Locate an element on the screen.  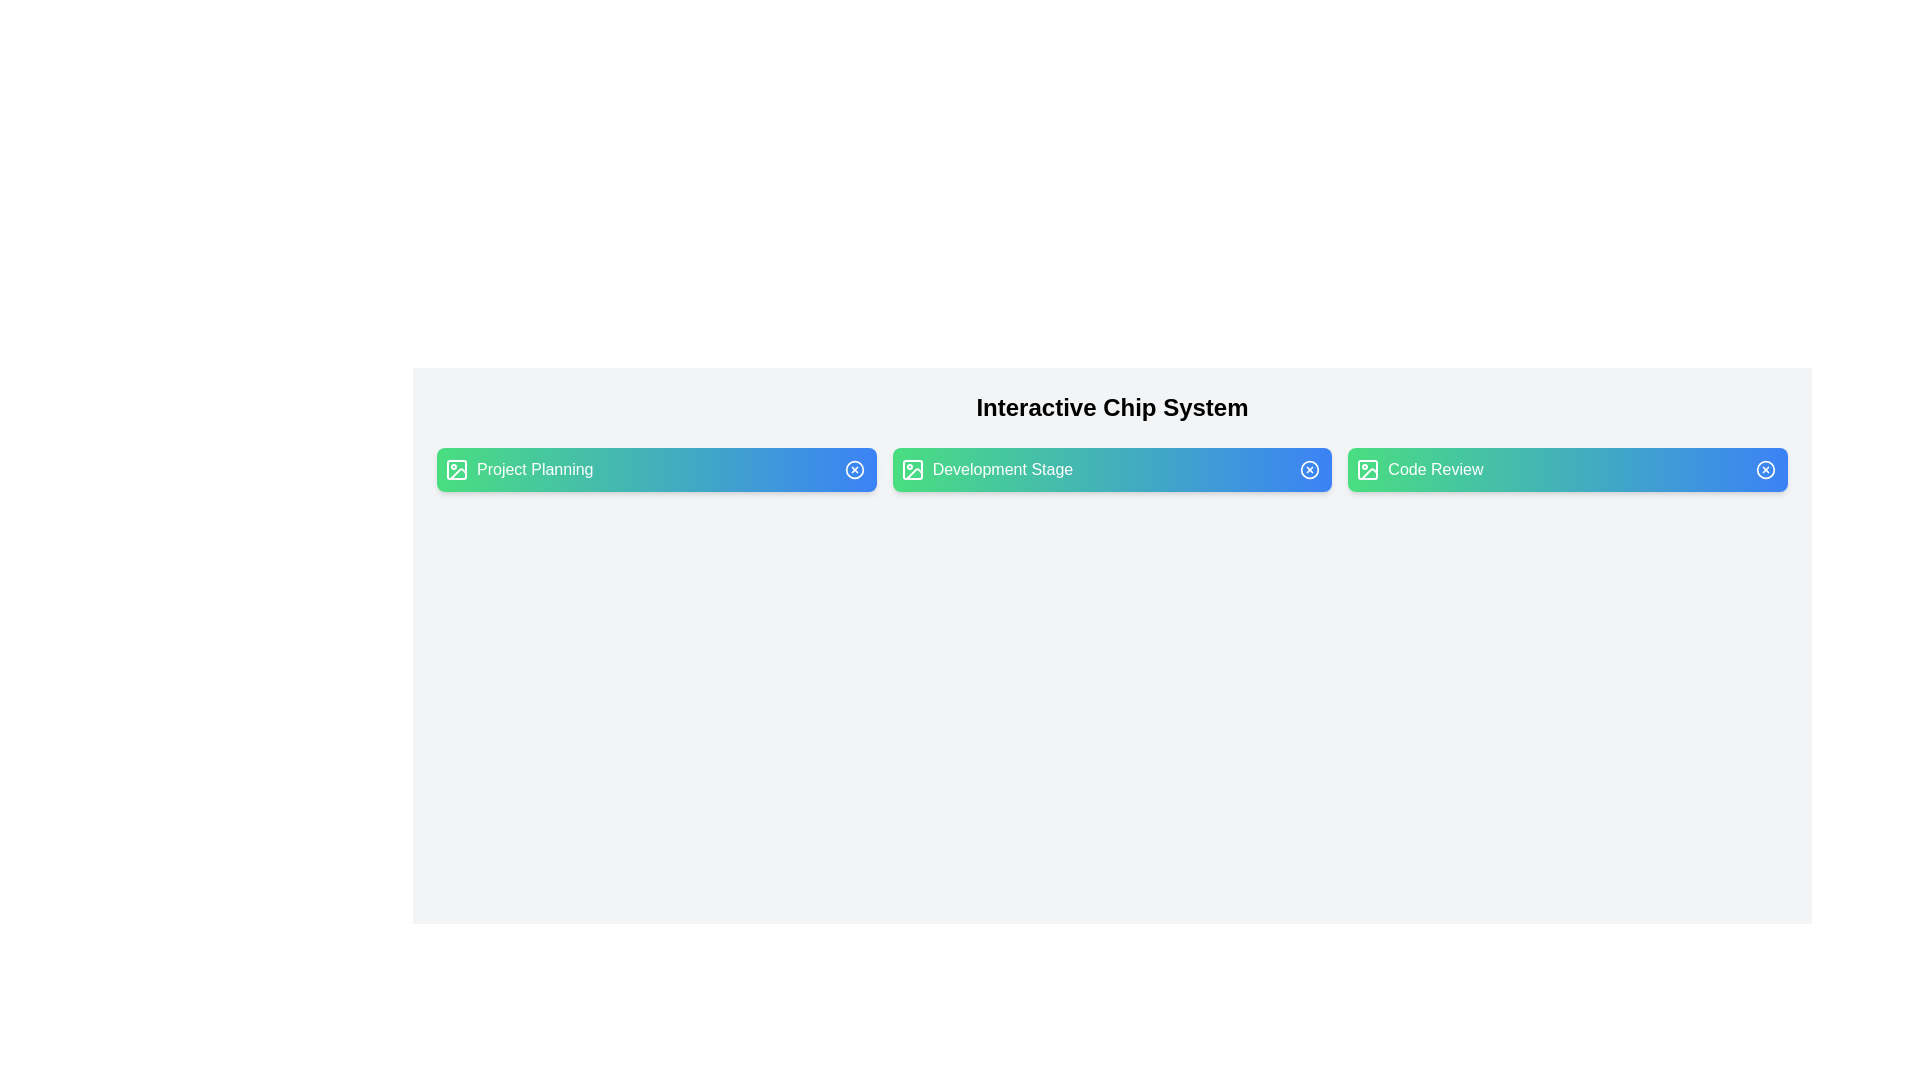
remove button of the chip labeled 'Code Review' to delete it is located at coordinates (1766, 470).